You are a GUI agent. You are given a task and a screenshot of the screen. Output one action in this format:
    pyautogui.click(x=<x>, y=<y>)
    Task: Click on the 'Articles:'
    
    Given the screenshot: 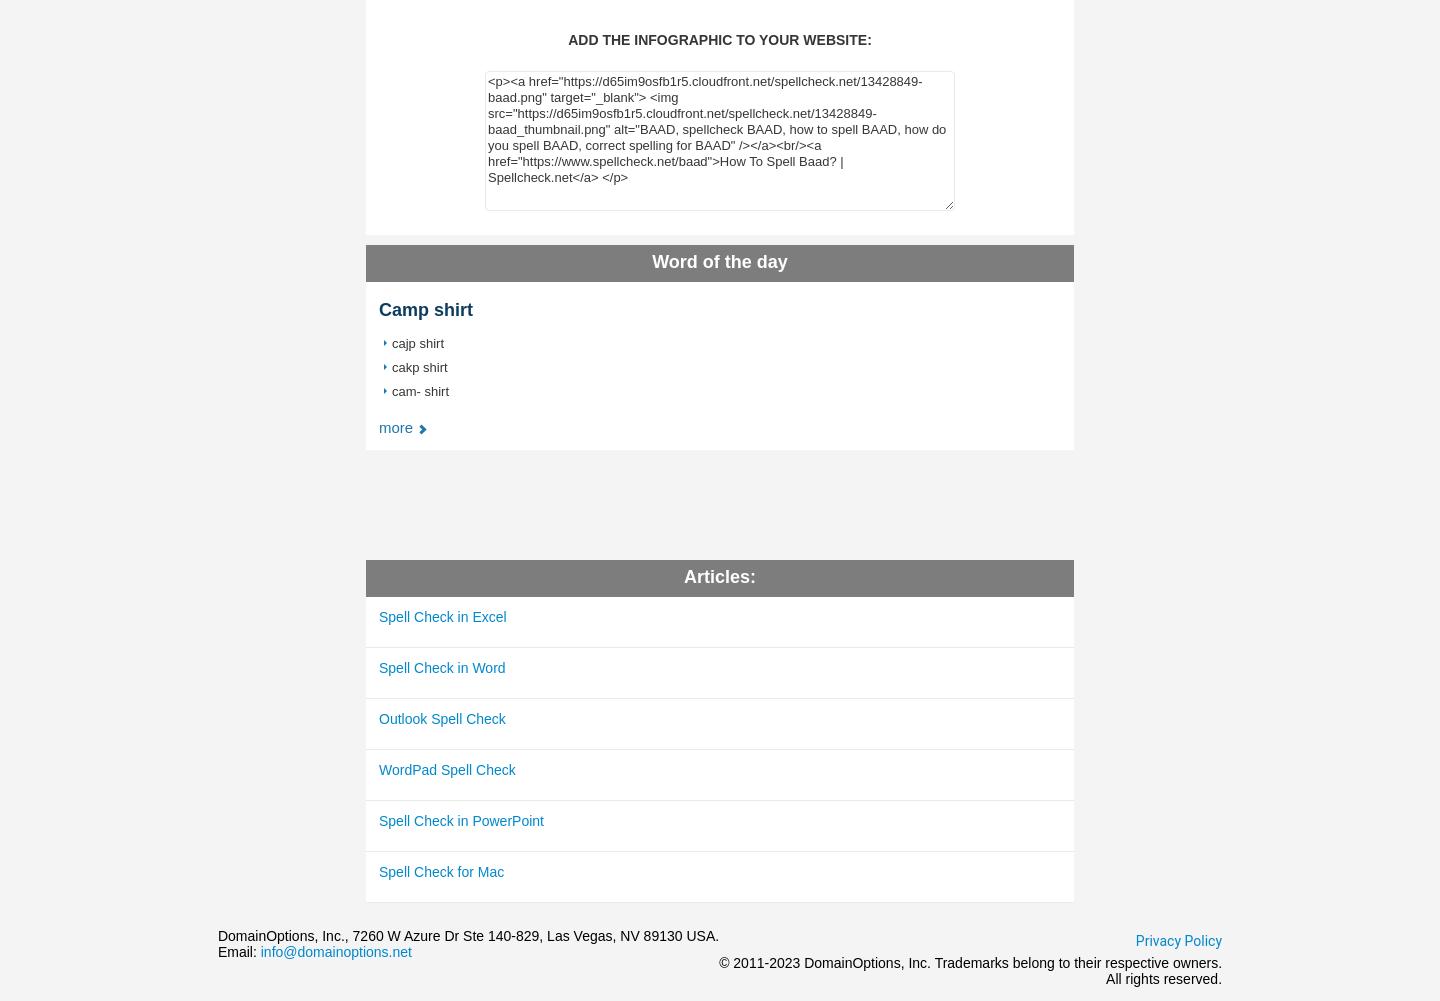 What is the action you would take?
    pyautogui.click(x=719, y=576)
    